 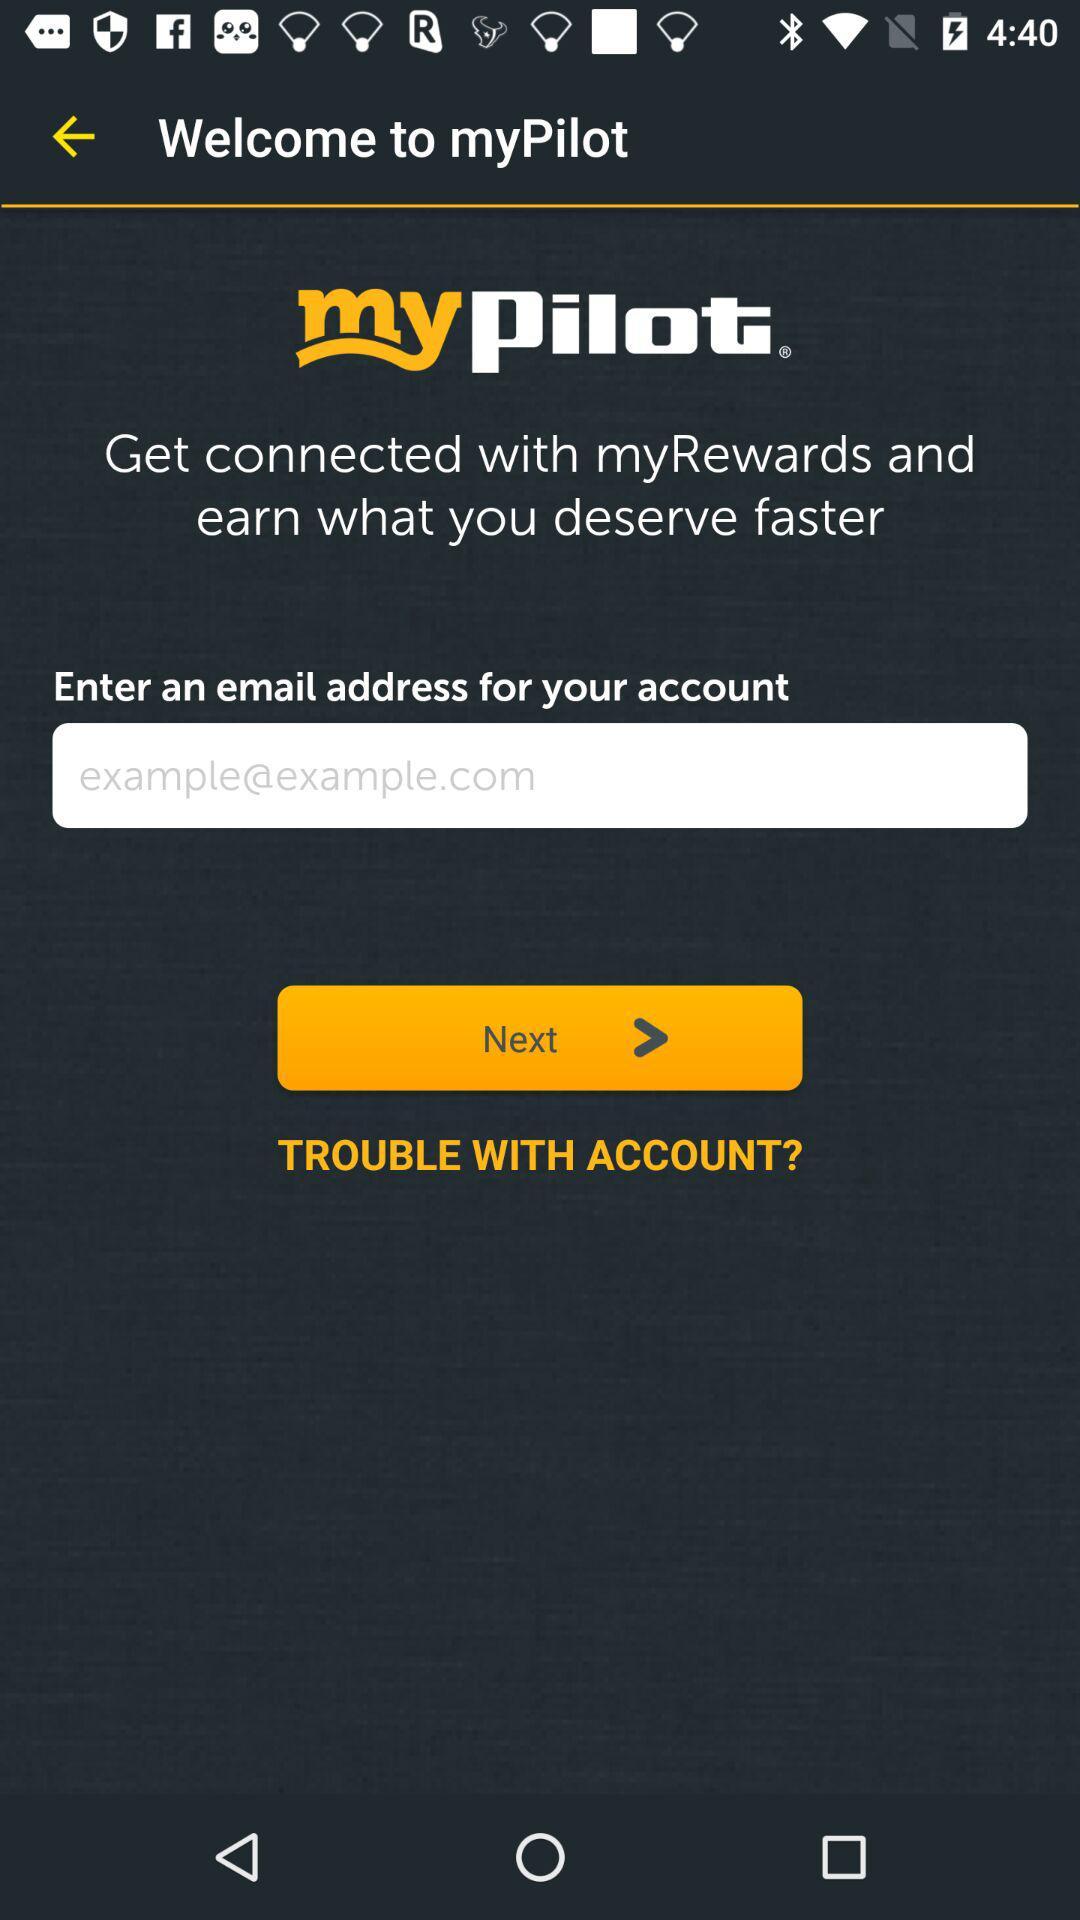 What do you see at coordinates (540, 1037) in the screenshot?
I see `icon above trouble with account? icon` at bounding box center [540, 1037].